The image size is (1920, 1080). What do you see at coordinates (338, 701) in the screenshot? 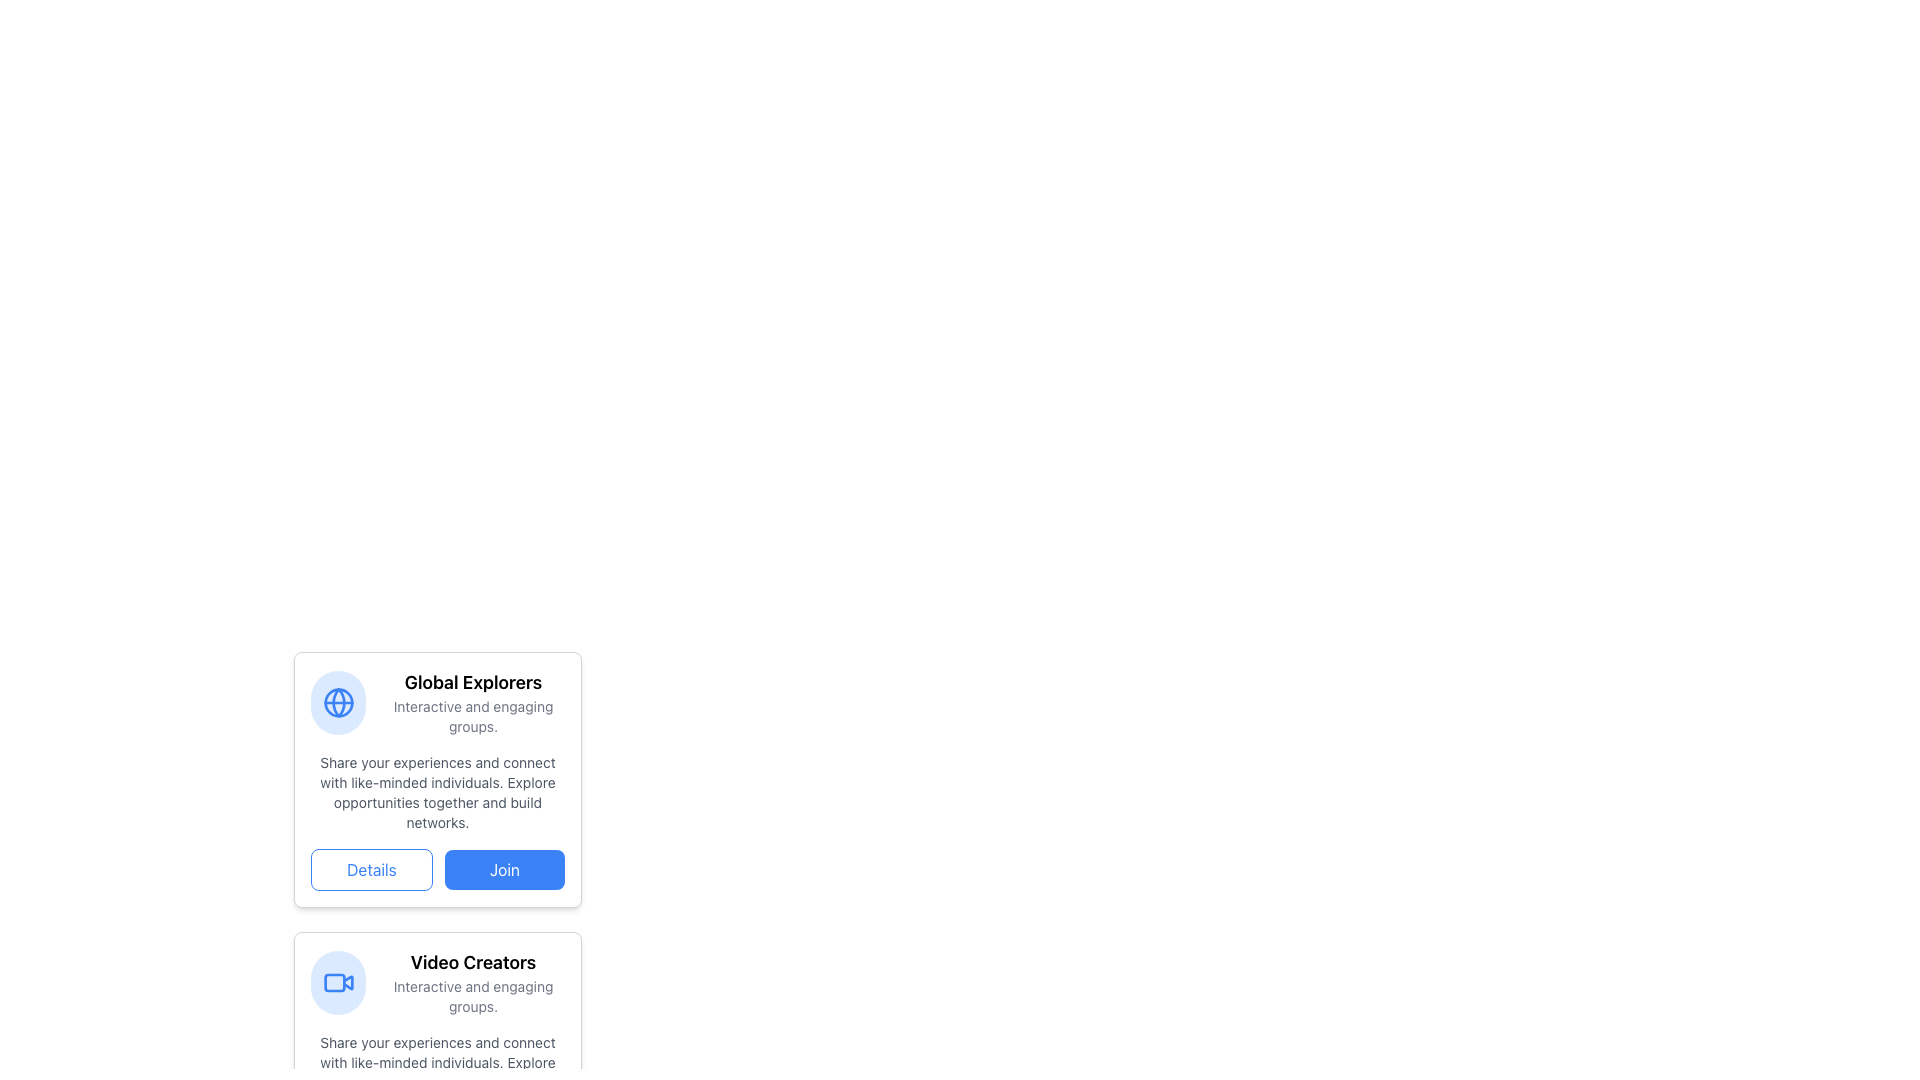
I see `the 'Global Explorers' icon, which is centrally positioned at the top of the card with the title 'Global Explorers.'` at bounding box center [338, 701].